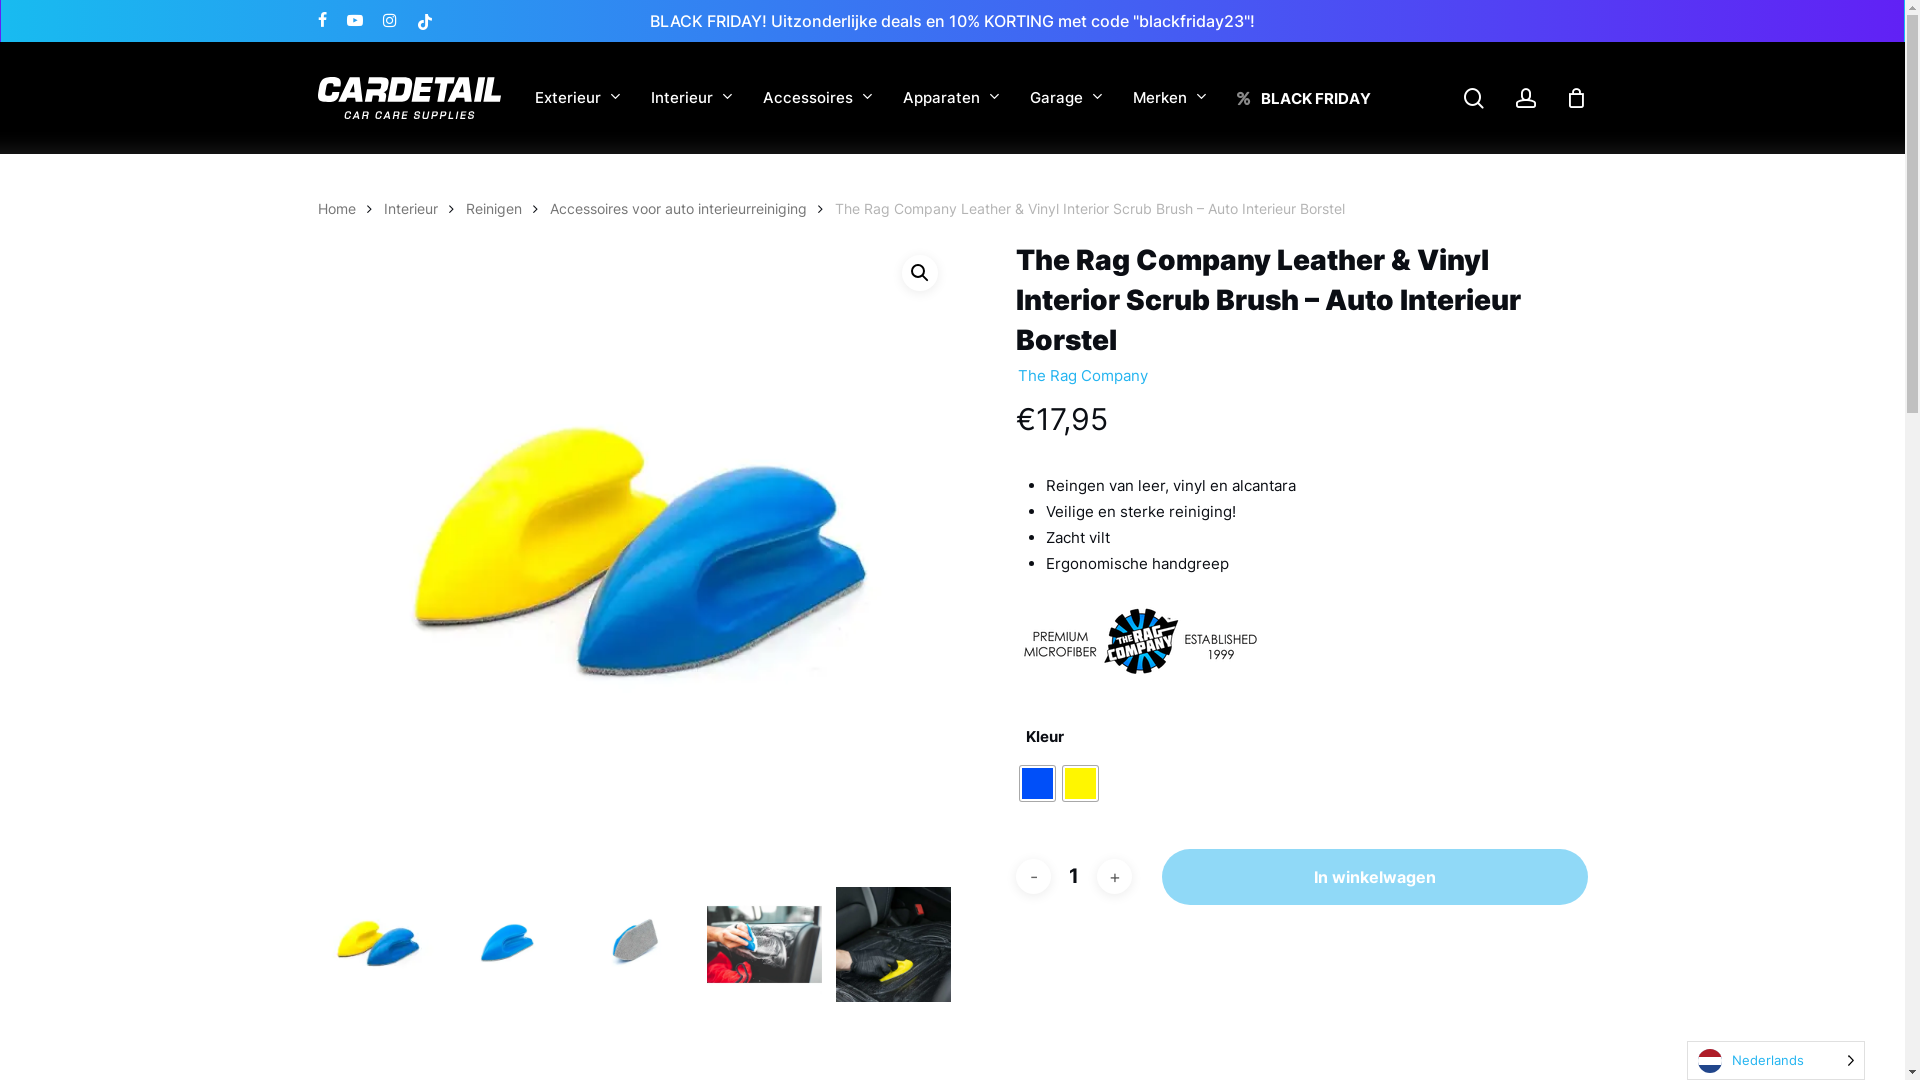 The width and height of the screenshot is (1920, 1080). I want to click on 'BLACK FRIDAY', so click(1302, 97).